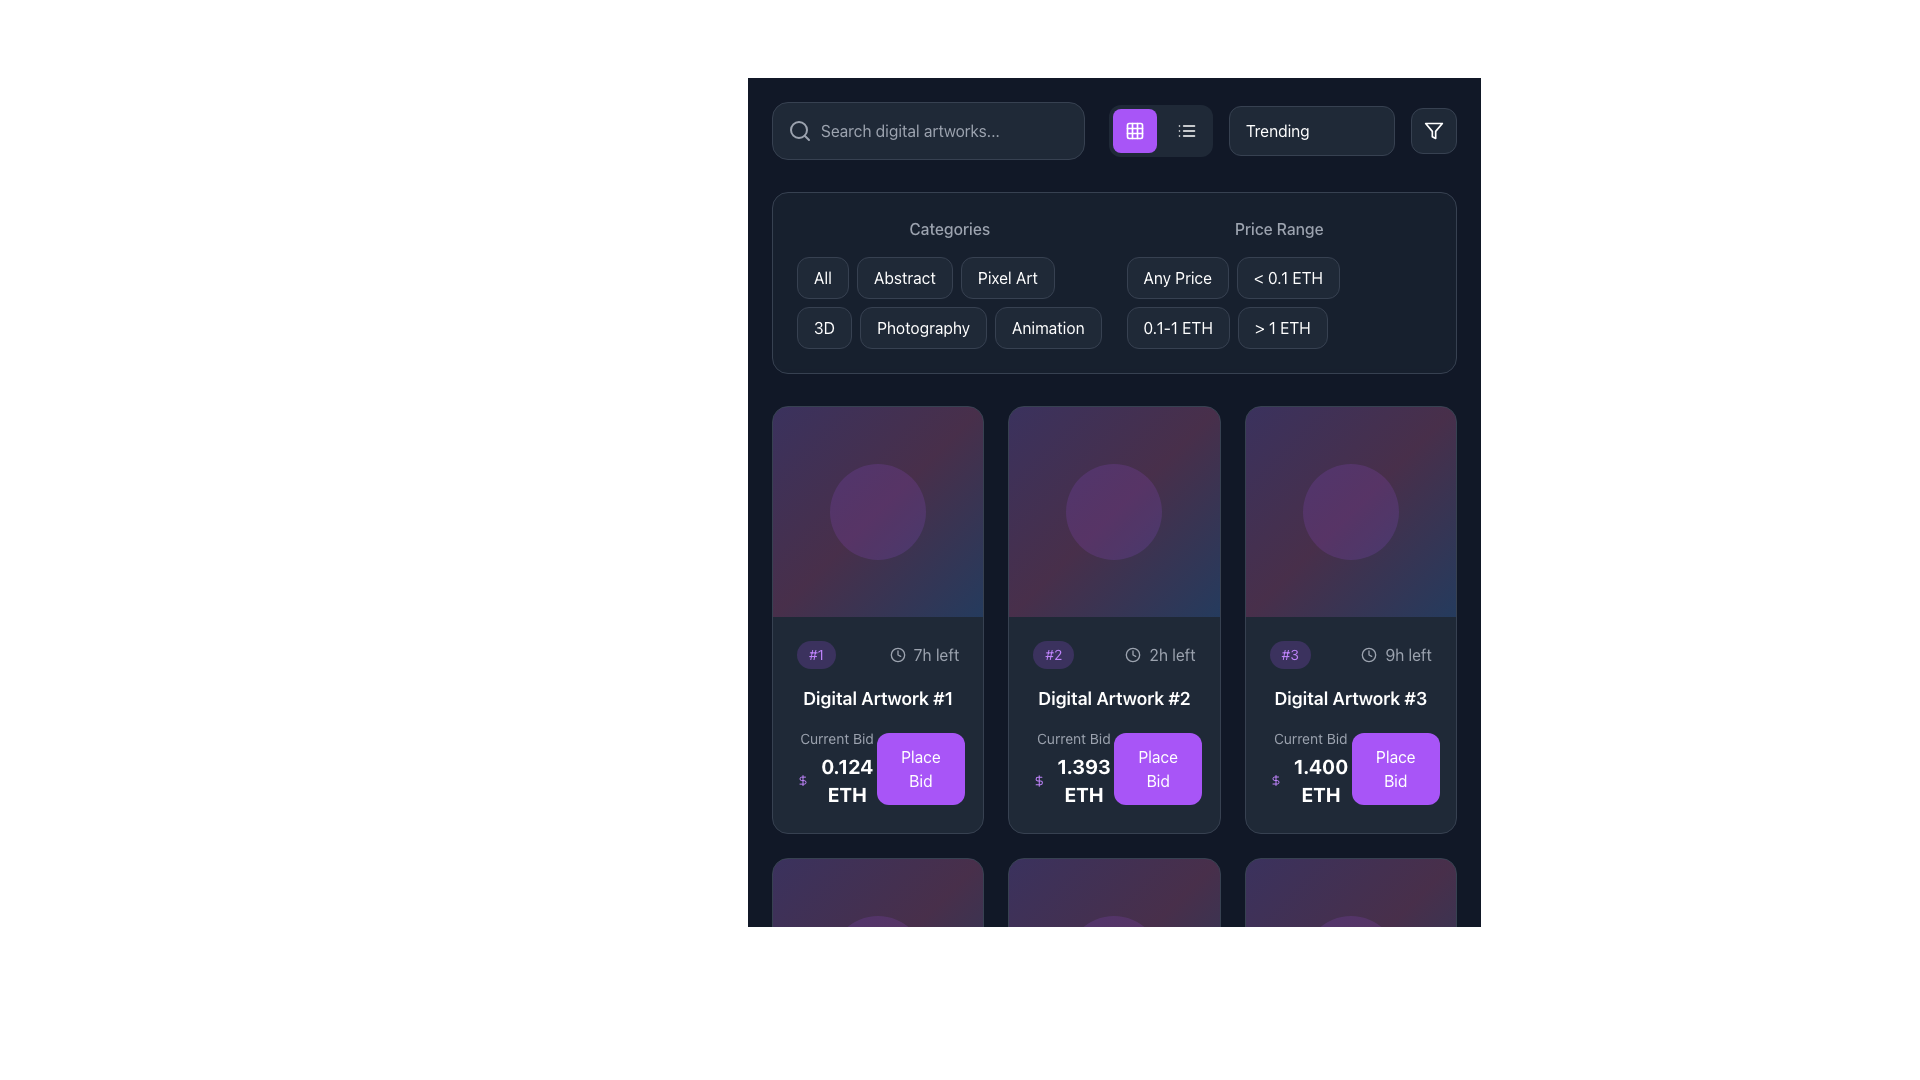 The height and width of the screenshot is (1080, 1920). I want to click on the clock icon located to the left of the '2h left' text above the title of the second digital artwork in the grid, so click(1133, 655).